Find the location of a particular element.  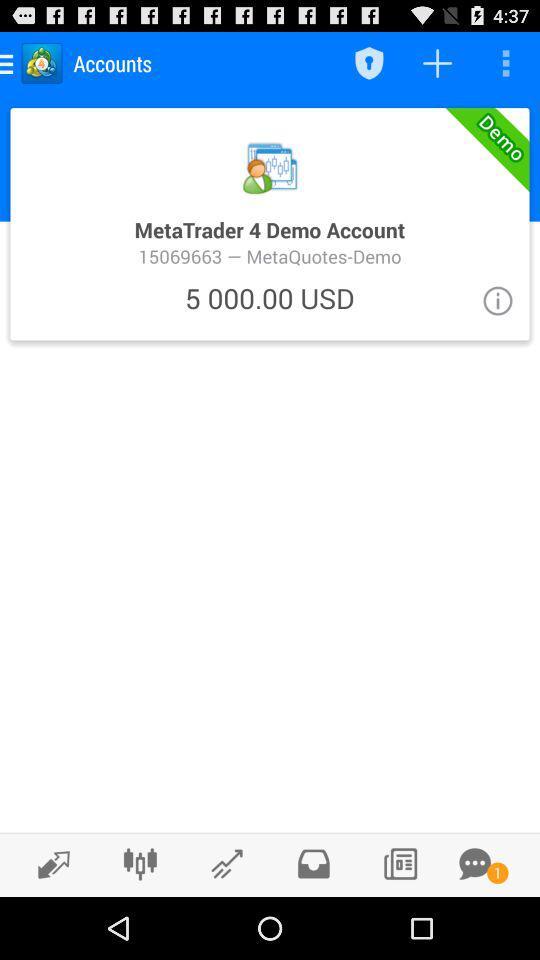

change graph type is located at coordinates (139, 863).